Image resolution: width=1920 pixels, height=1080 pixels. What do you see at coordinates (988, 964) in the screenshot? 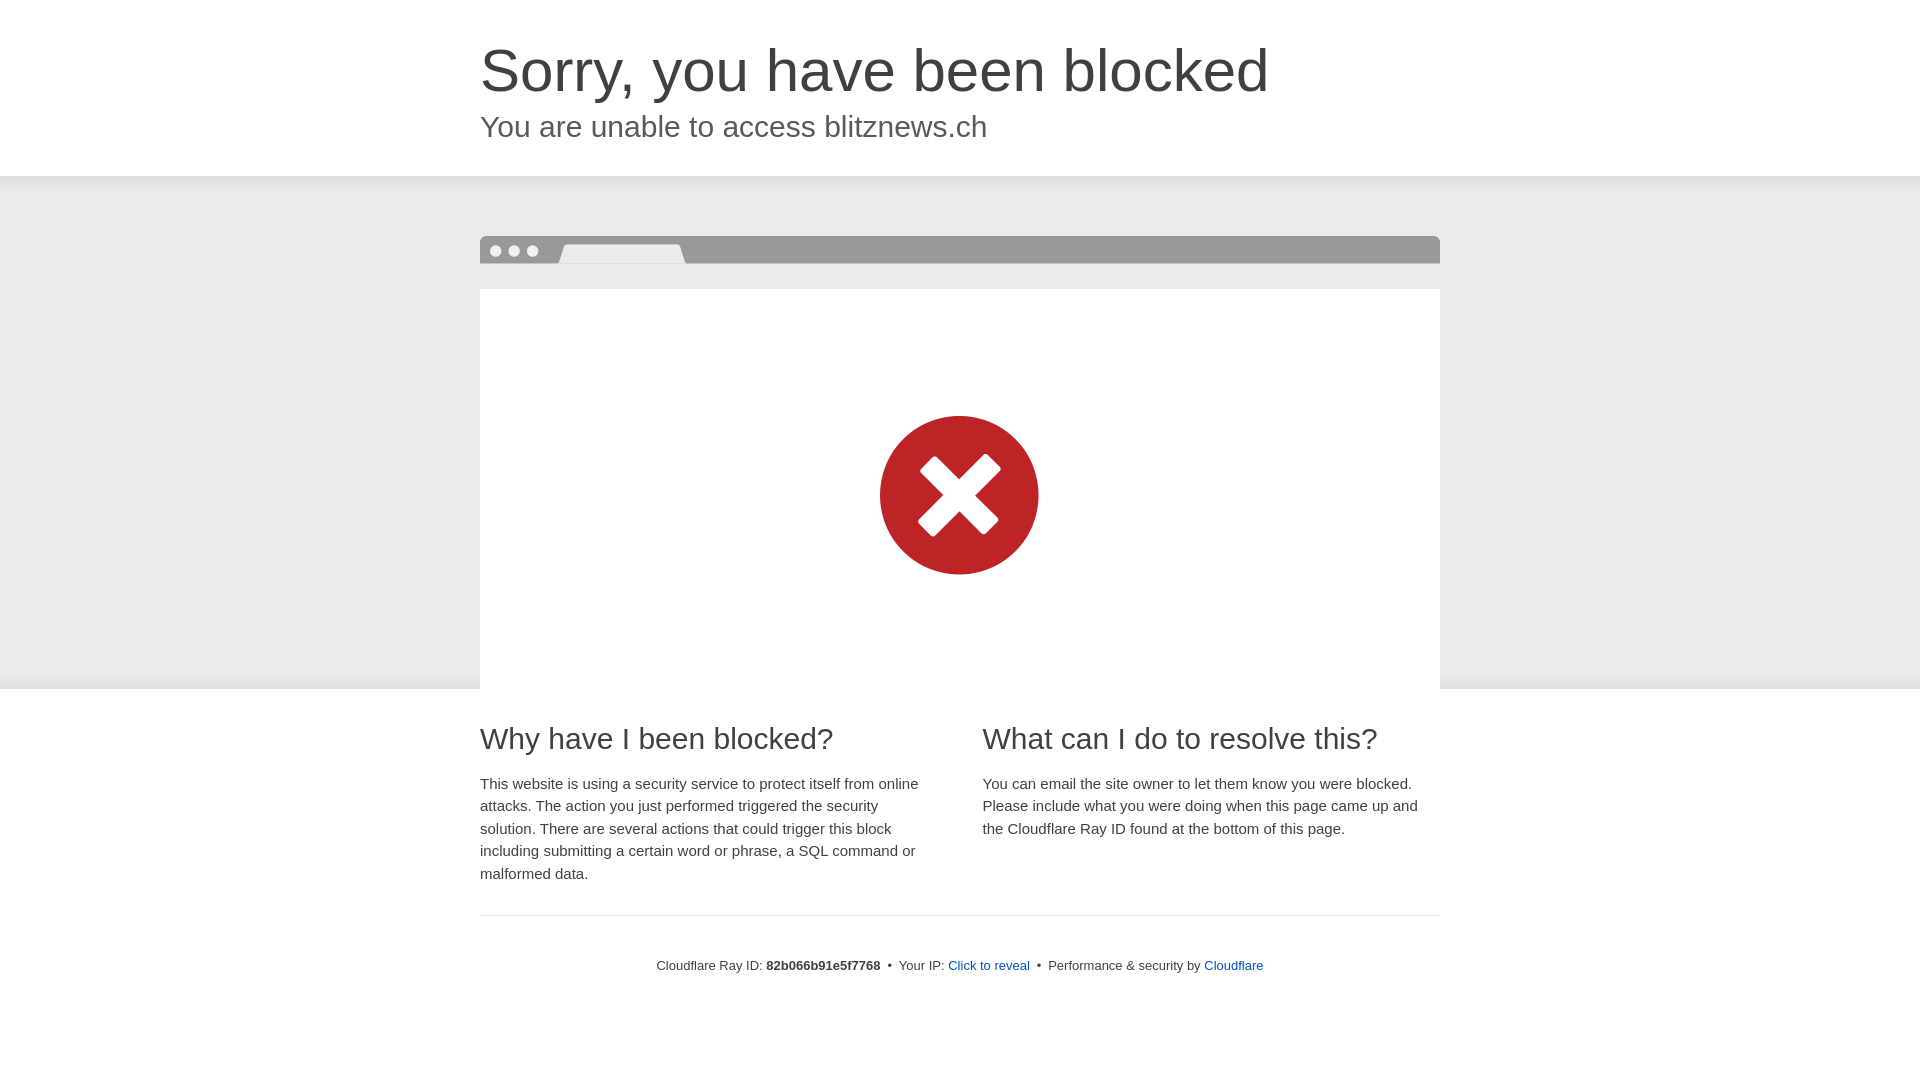
I see `'Click to reveal'` at bounding box center [988, 964].